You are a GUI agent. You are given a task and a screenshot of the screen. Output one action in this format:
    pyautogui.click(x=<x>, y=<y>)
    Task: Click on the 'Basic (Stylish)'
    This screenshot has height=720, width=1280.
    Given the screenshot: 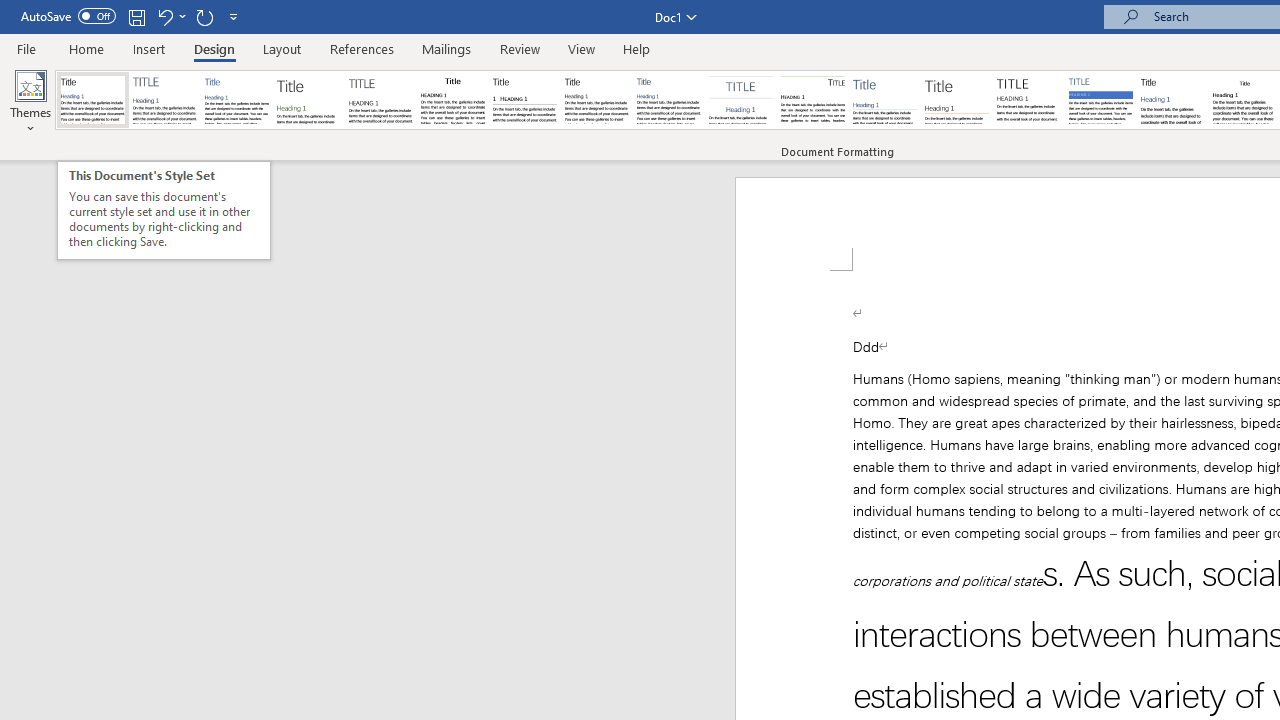 What is the action you would take?
    pyautogui.click(x=308, y=100)
    